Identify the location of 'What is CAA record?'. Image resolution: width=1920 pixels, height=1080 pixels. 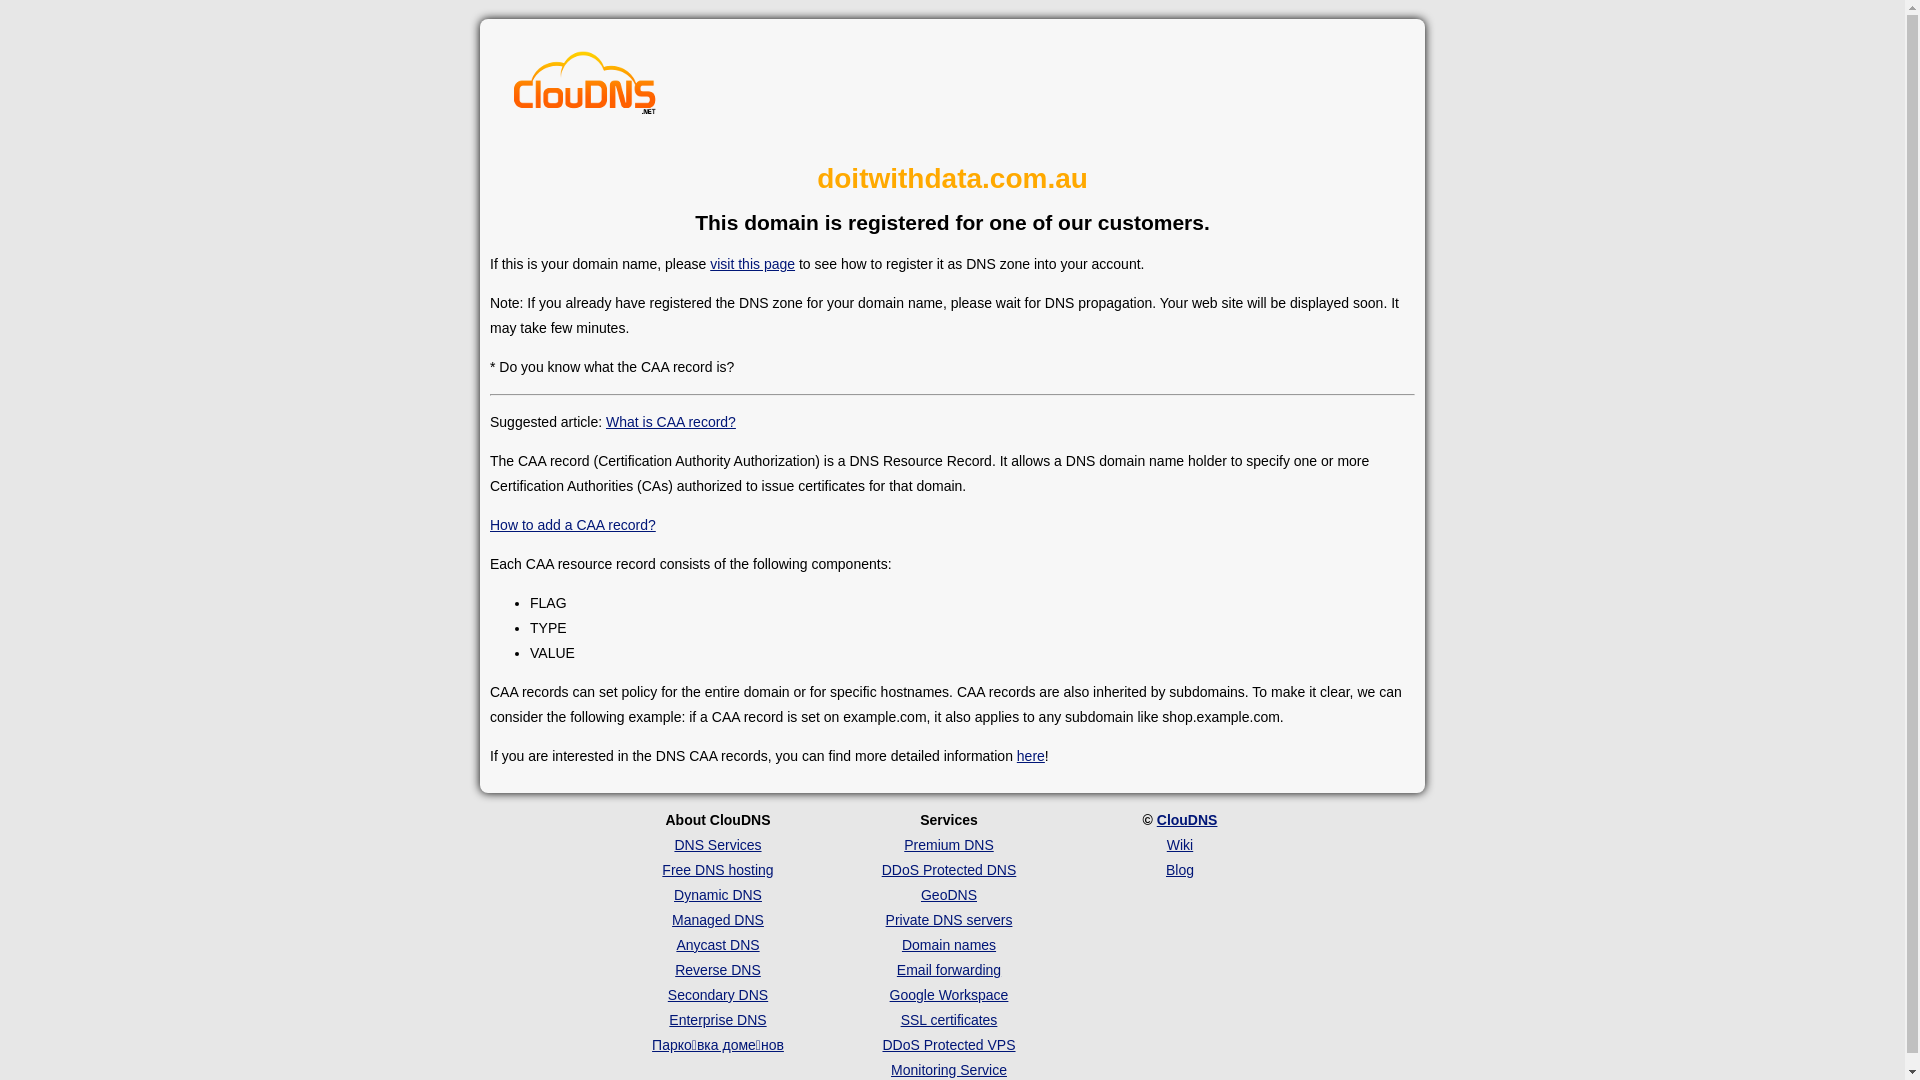
(604, 420).